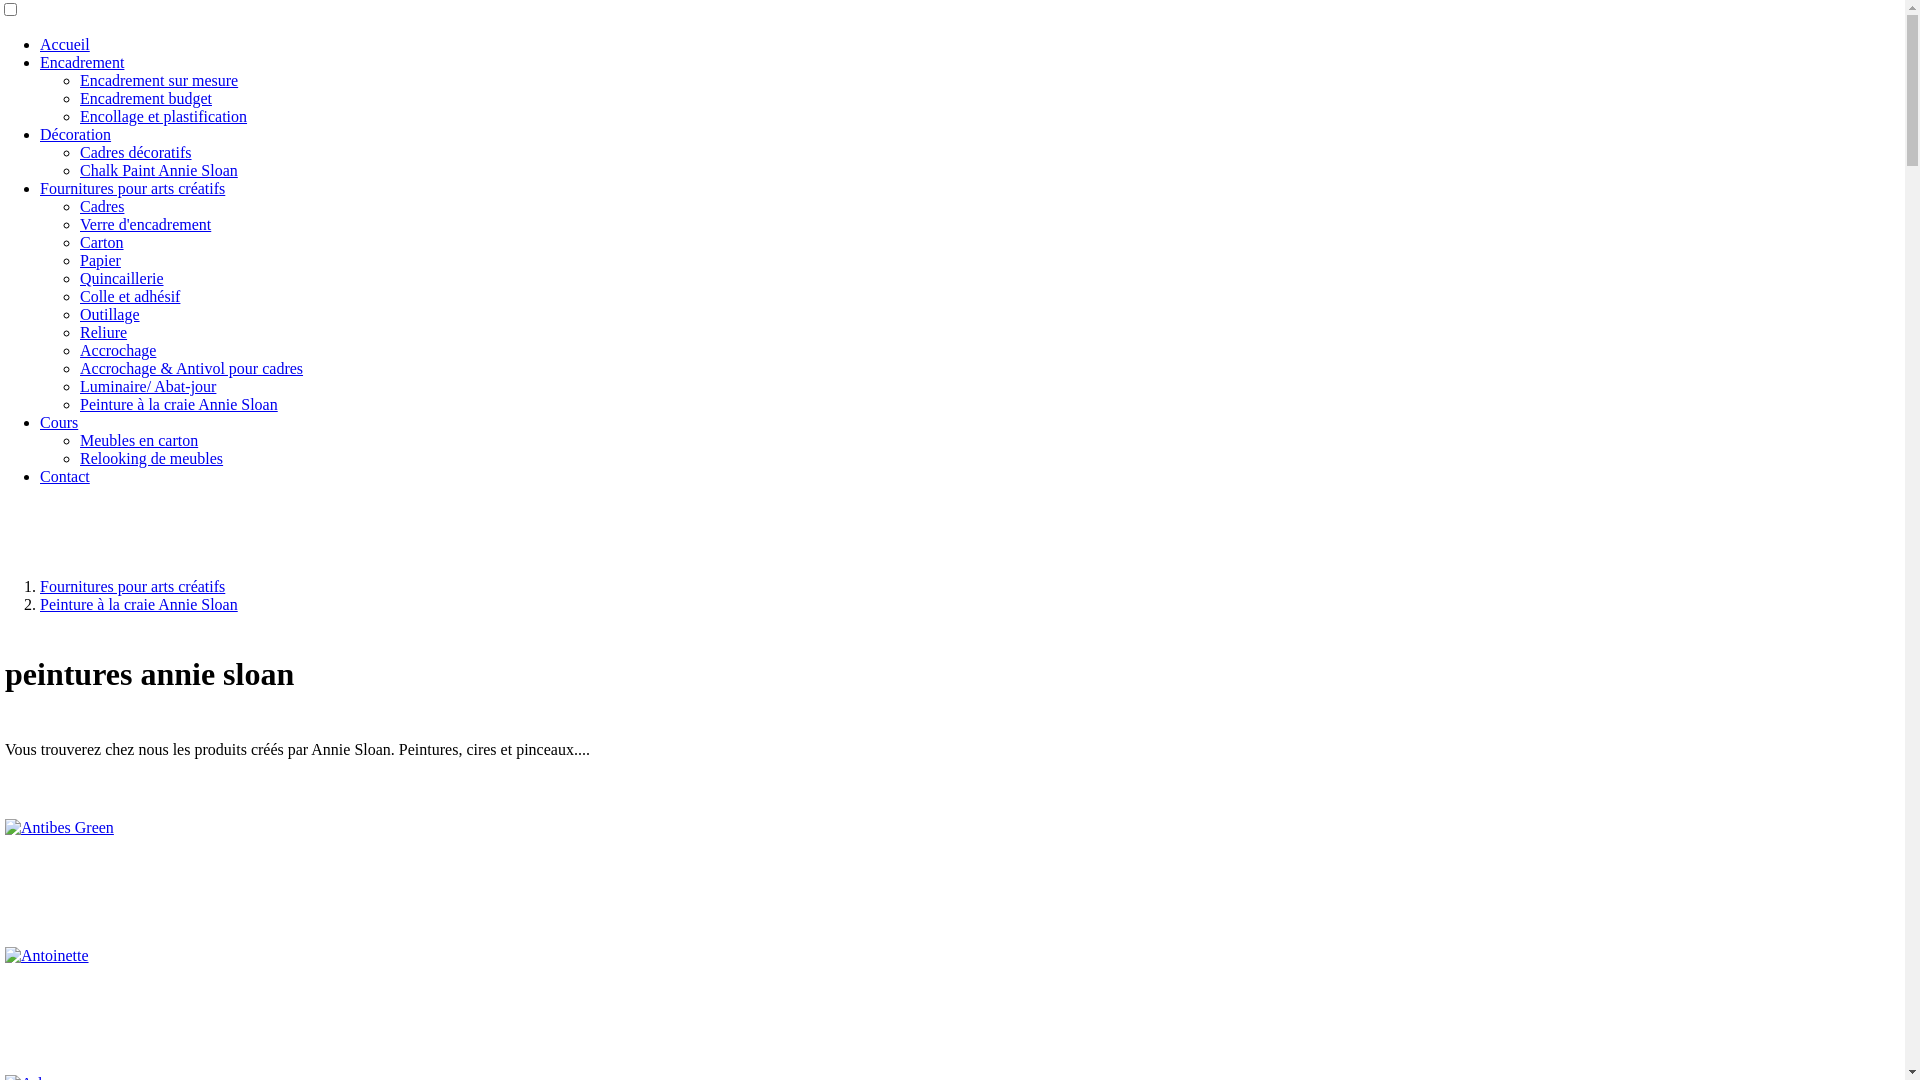  What do you see at coordinates (120, 278) in the screenshot?
I see `'Quincaillerie'` at bounding box center [120, 278].